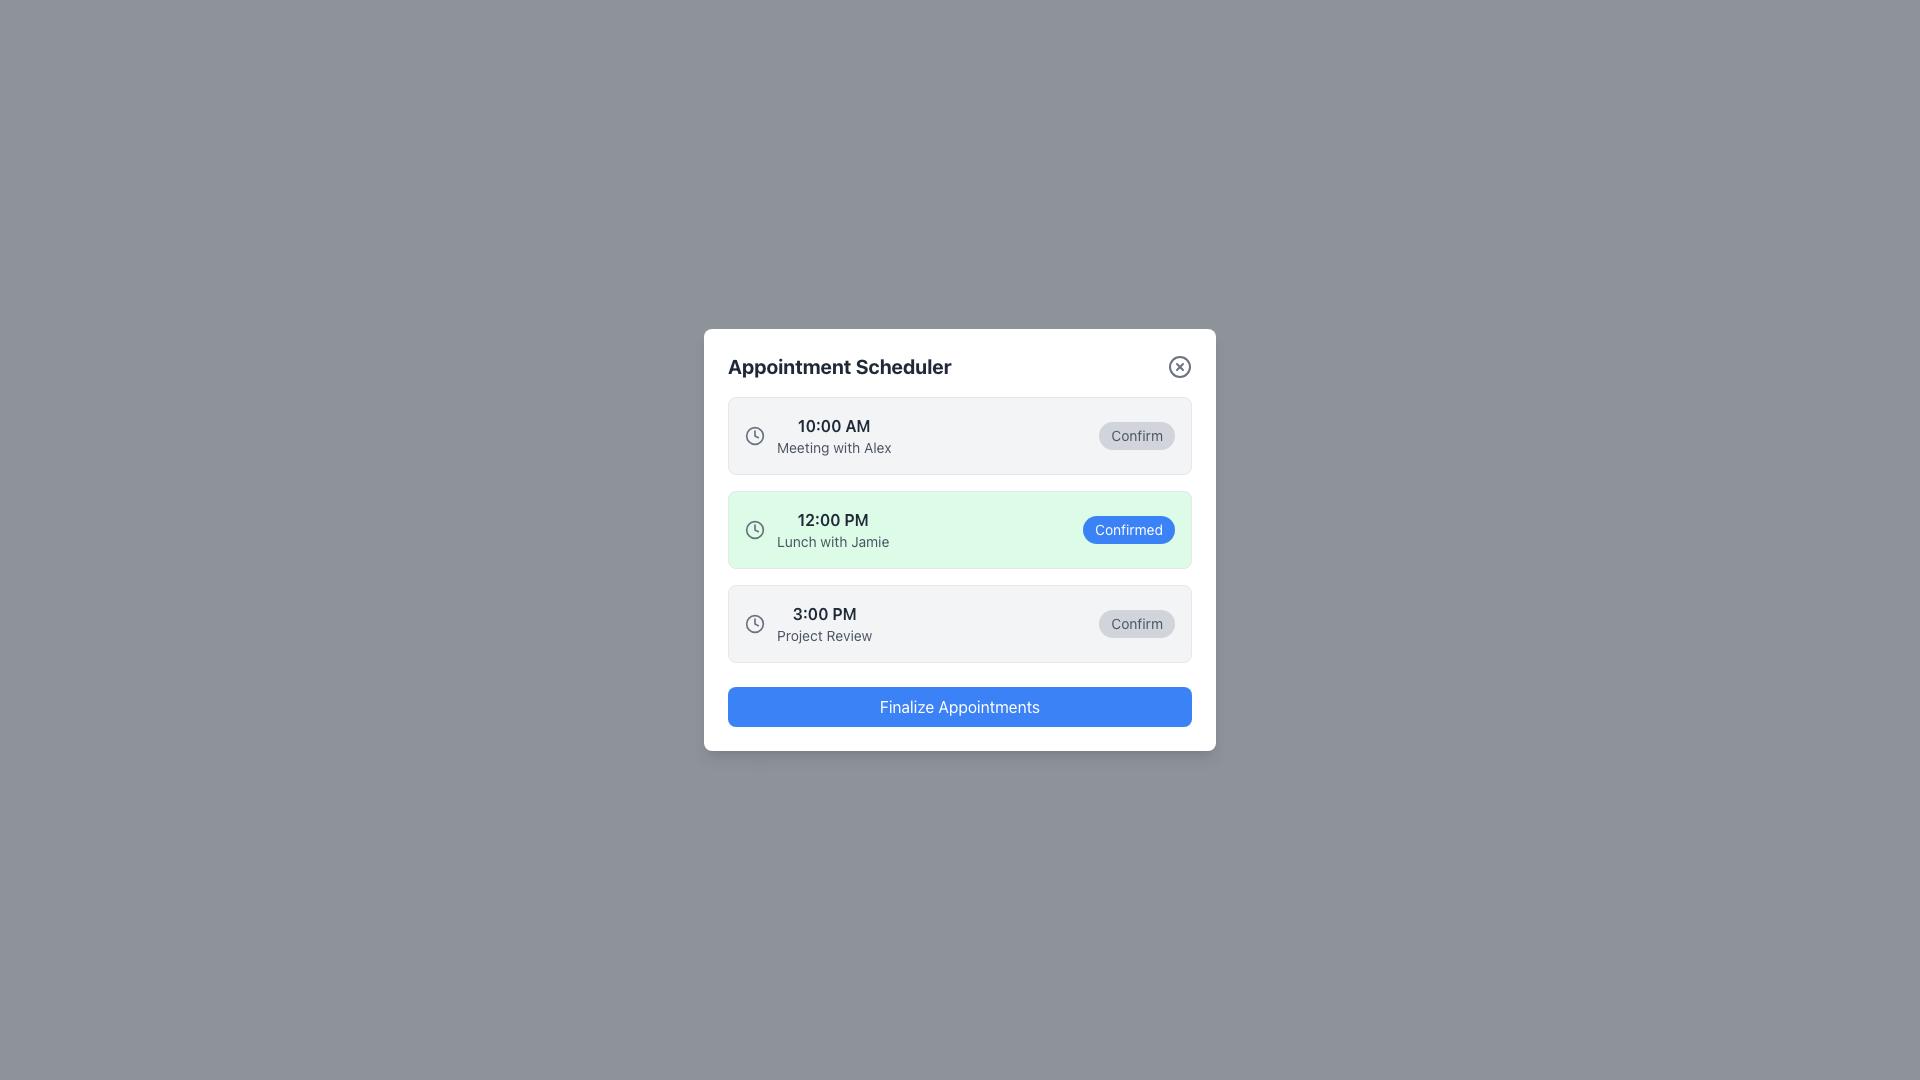 Image resolution: width=1920 pixels, height=1080 pixels. What do you see at coordinates (753, 623) in the screenshot?
I see `the circular clock icon located on the left side of the '3:00 PM Project Review' entry in the appointment scheduler interface` at bounding box center [753, 623].